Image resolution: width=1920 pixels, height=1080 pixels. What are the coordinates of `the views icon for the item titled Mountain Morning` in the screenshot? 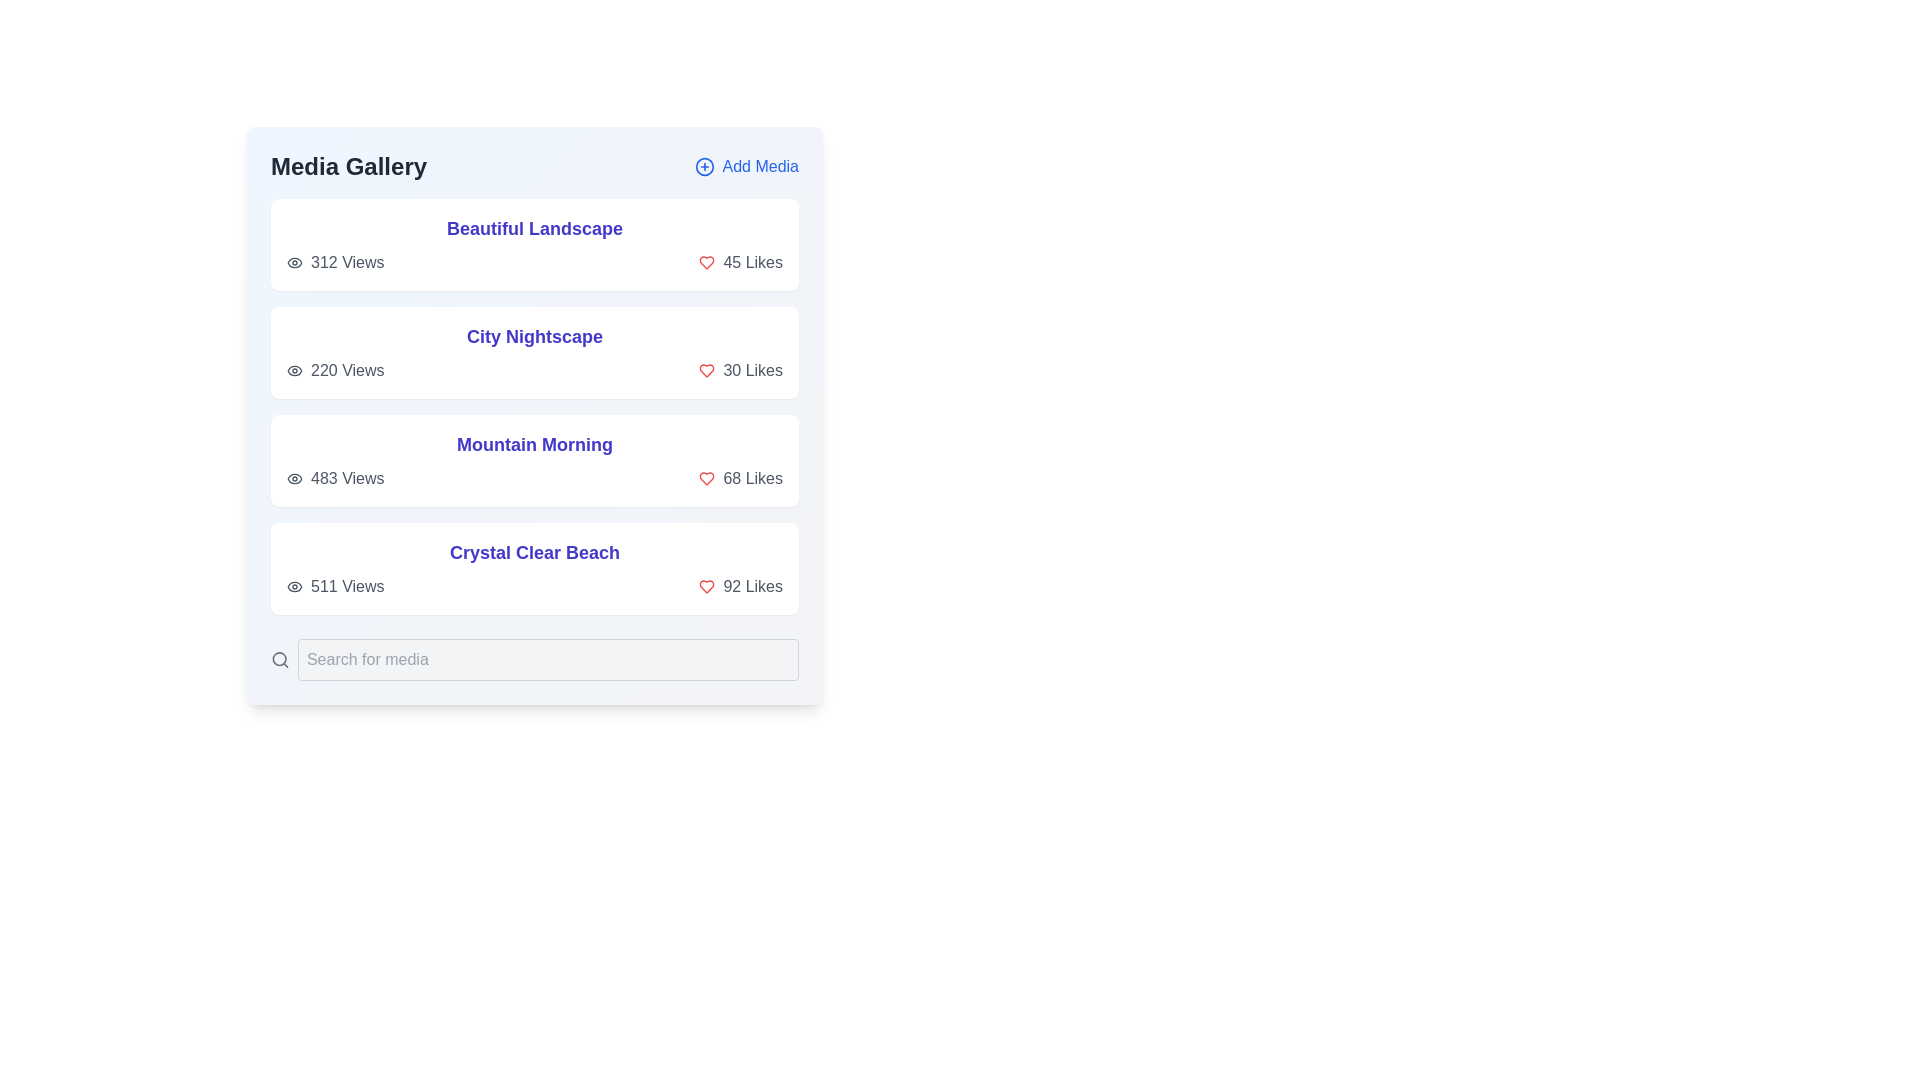 It's located at (293, 478).